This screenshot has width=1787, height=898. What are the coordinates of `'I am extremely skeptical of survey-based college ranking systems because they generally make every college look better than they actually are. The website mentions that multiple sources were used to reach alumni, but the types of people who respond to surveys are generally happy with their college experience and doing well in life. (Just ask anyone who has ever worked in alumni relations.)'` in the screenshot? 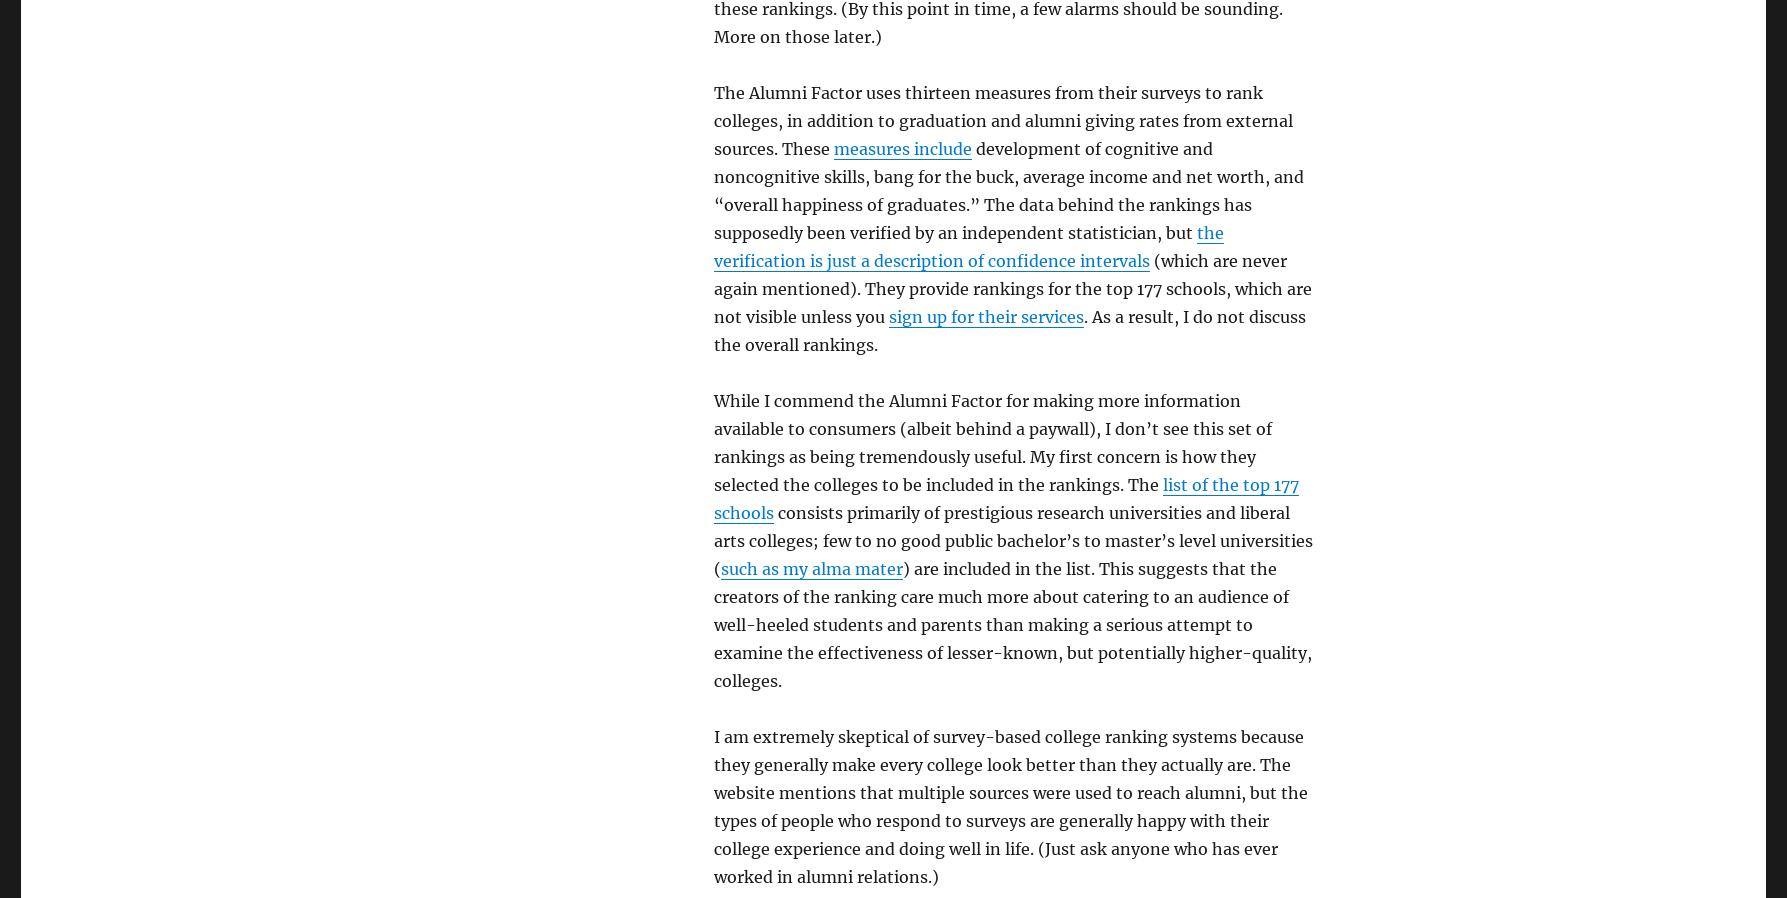 It's located at (1009, 807).